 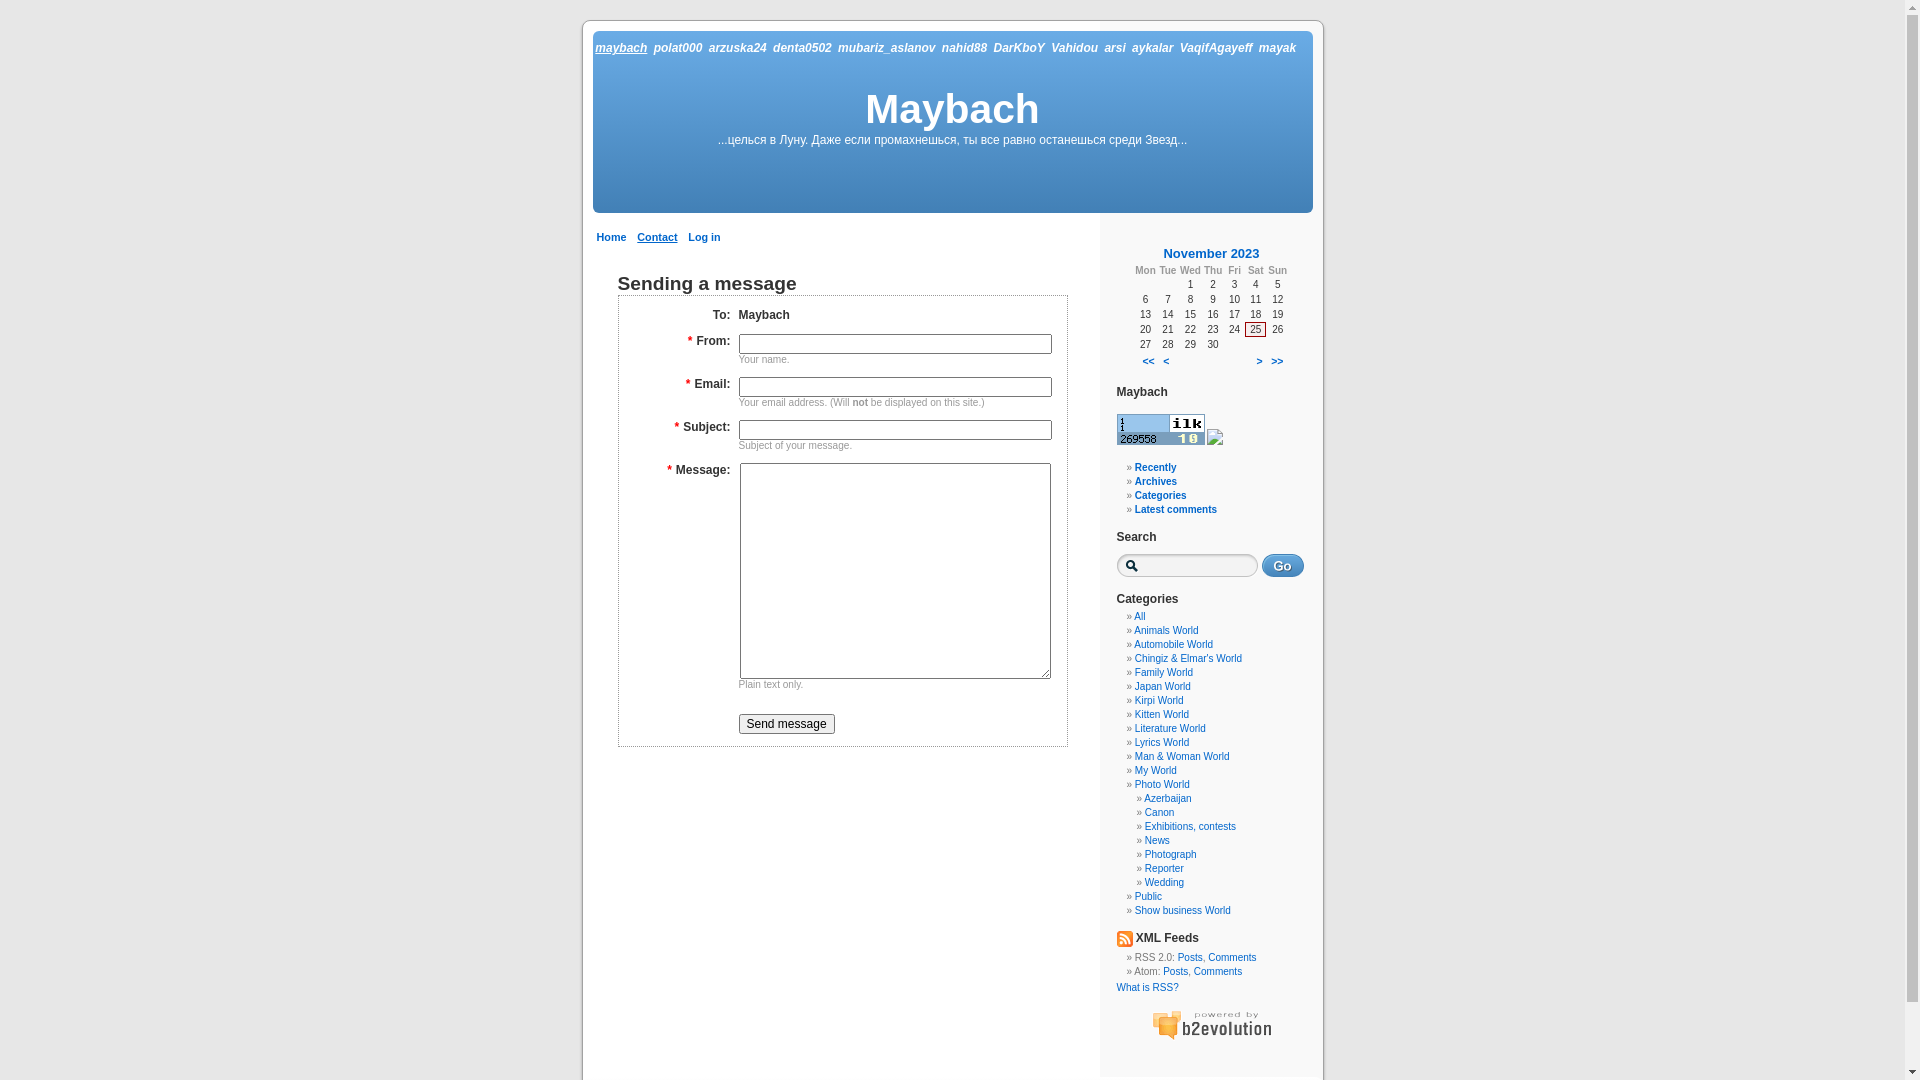 I want to click on 'Exhibitions, contests', so click(x=1190, y=826).